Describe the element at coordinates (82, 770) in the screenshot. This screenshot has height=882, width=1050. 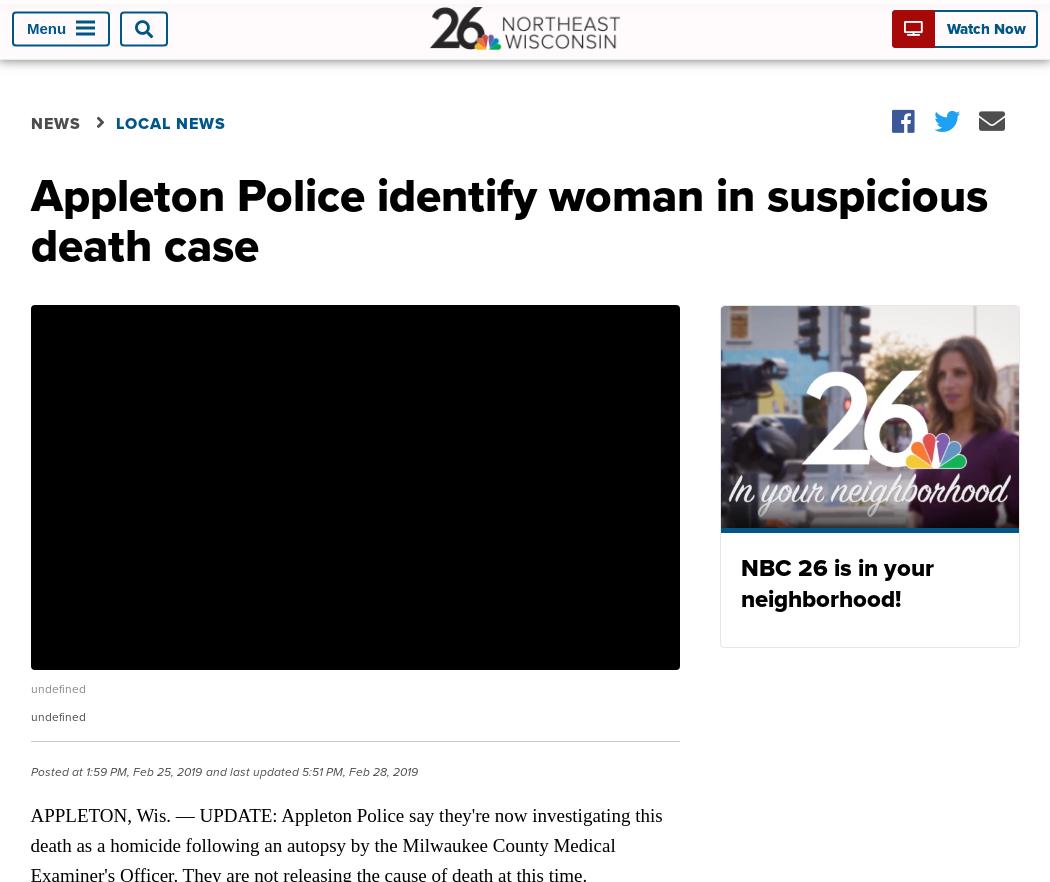
I see `'1:59 PM, Feb 25, 2019'` at that location.